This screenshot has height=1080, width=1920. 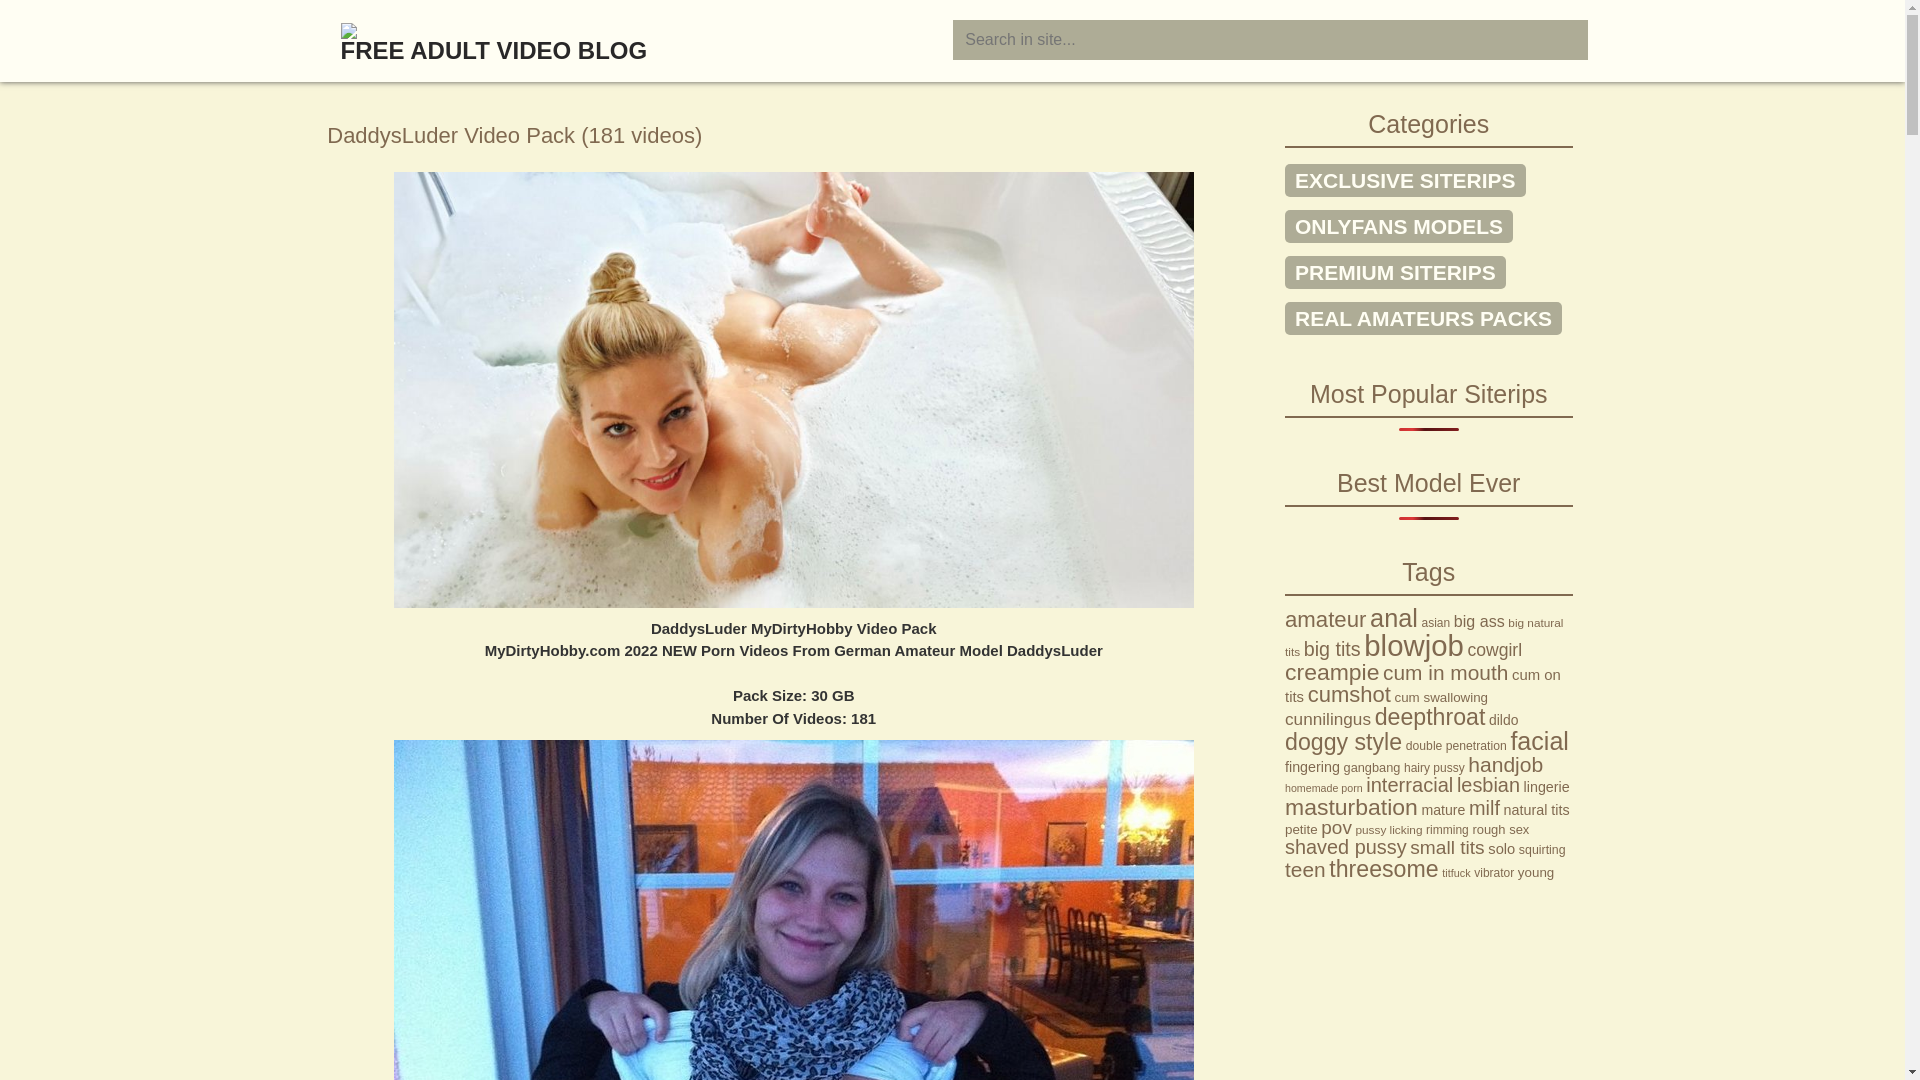 I want to click on 'petite', so click(x=1285, y=829).